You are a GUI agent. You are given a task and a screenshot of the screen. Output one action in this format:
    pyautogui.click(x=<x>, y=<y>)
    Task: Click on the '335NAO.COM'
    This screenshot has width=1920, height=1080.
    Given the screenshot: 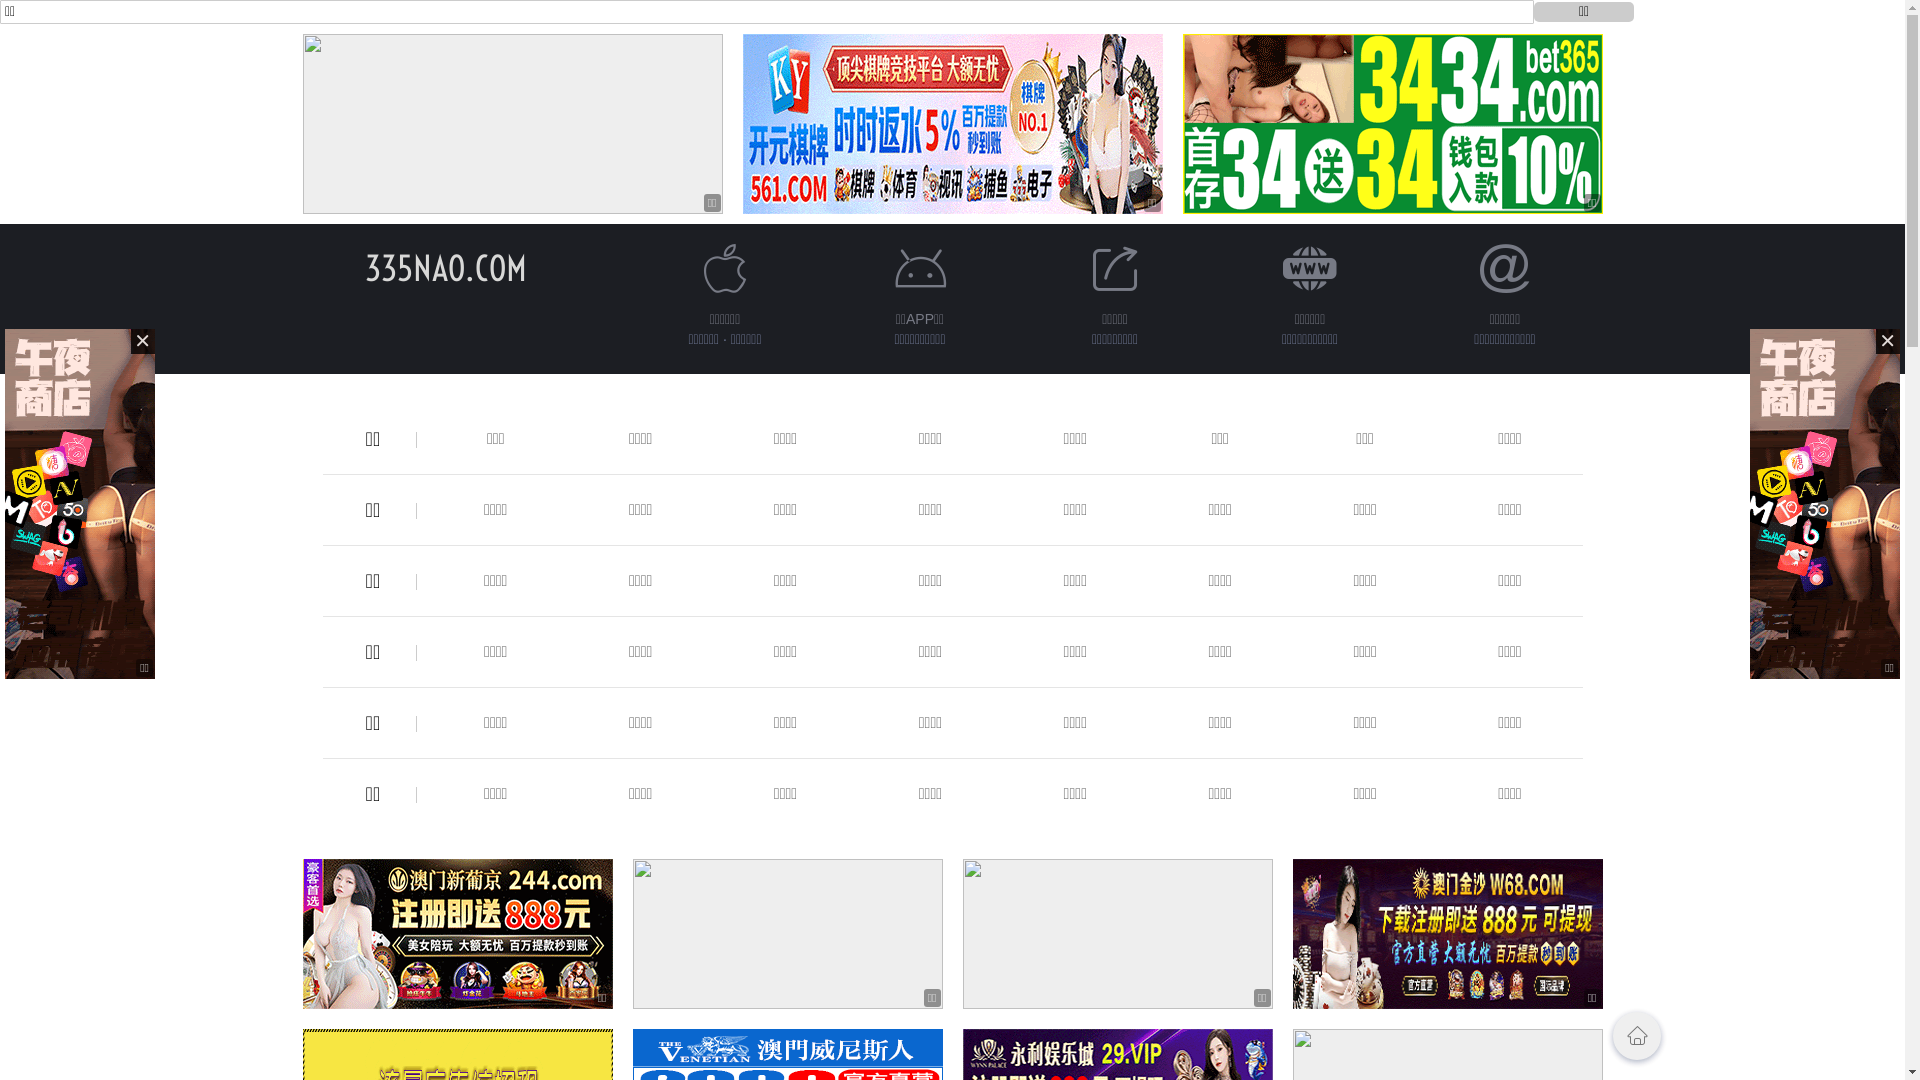 What is the action you would take?
    pyautogui.click(x=444, y=267)
    